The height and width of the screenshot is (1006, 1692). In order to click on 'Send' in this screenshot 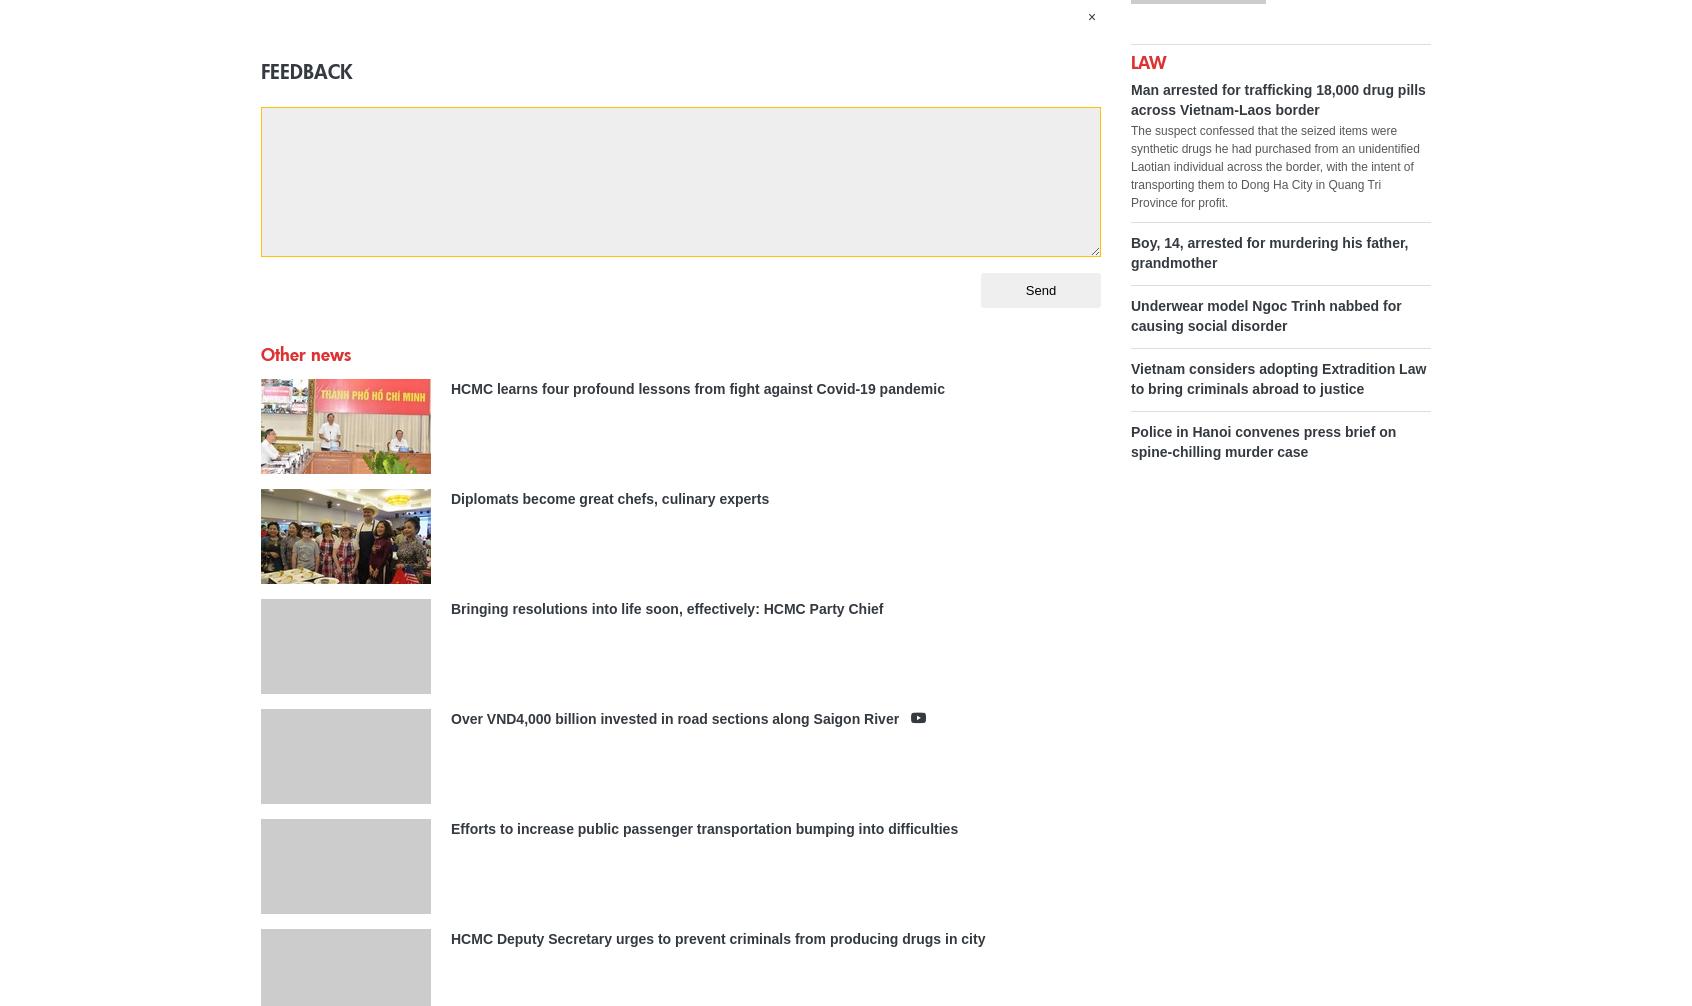, I will do `click(1039, 288)`.